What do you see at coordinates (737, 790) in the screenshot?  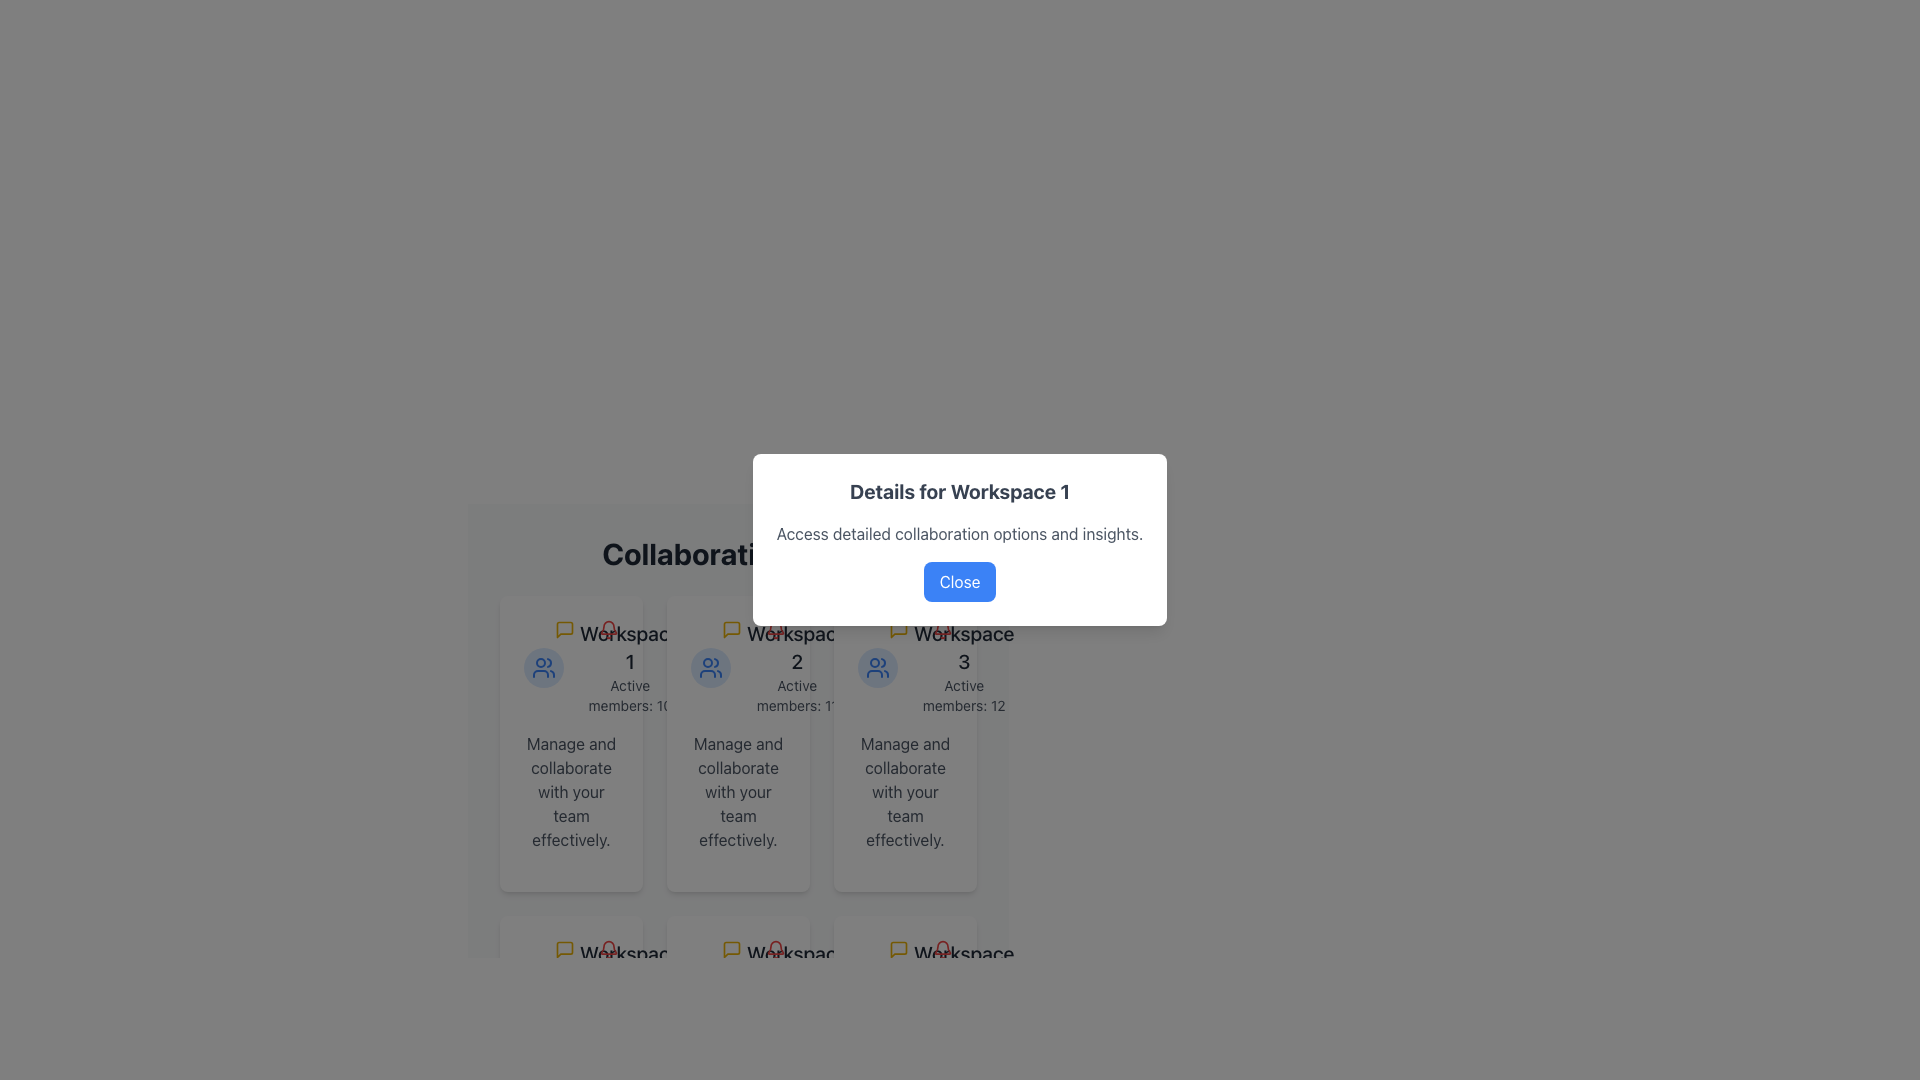 I see `the informational text label located at the bottom section of the second workspace card, which provides details about the purpose of the workspace` at bounding box center [737, 790].